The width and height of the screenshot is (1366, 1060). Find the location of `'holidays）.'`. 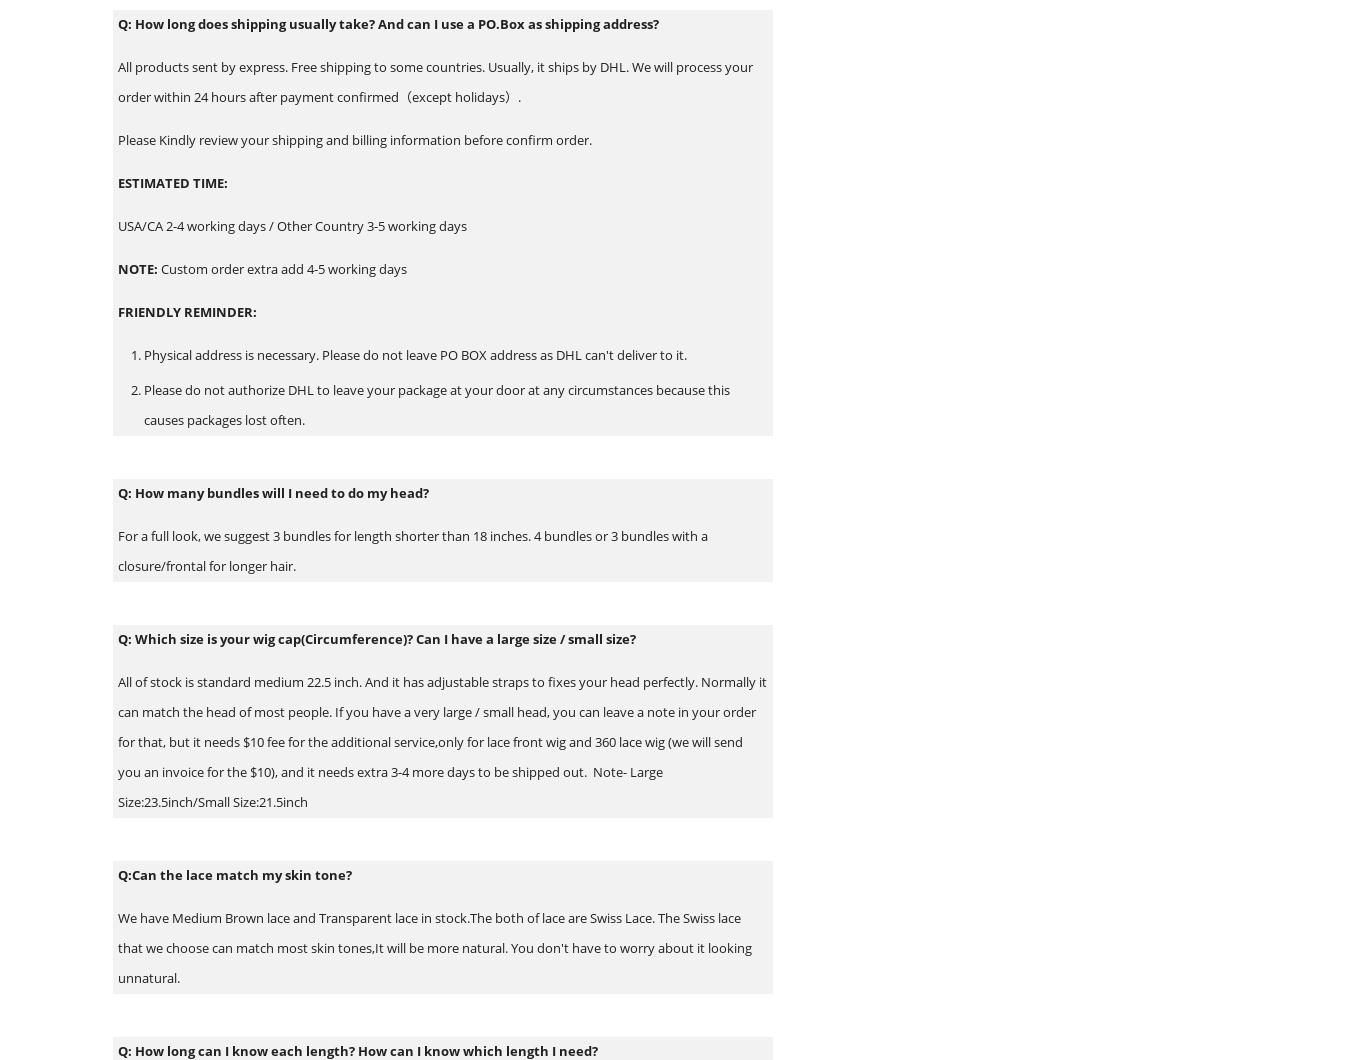

'holidays）.' is located at coordinates (487, 96).